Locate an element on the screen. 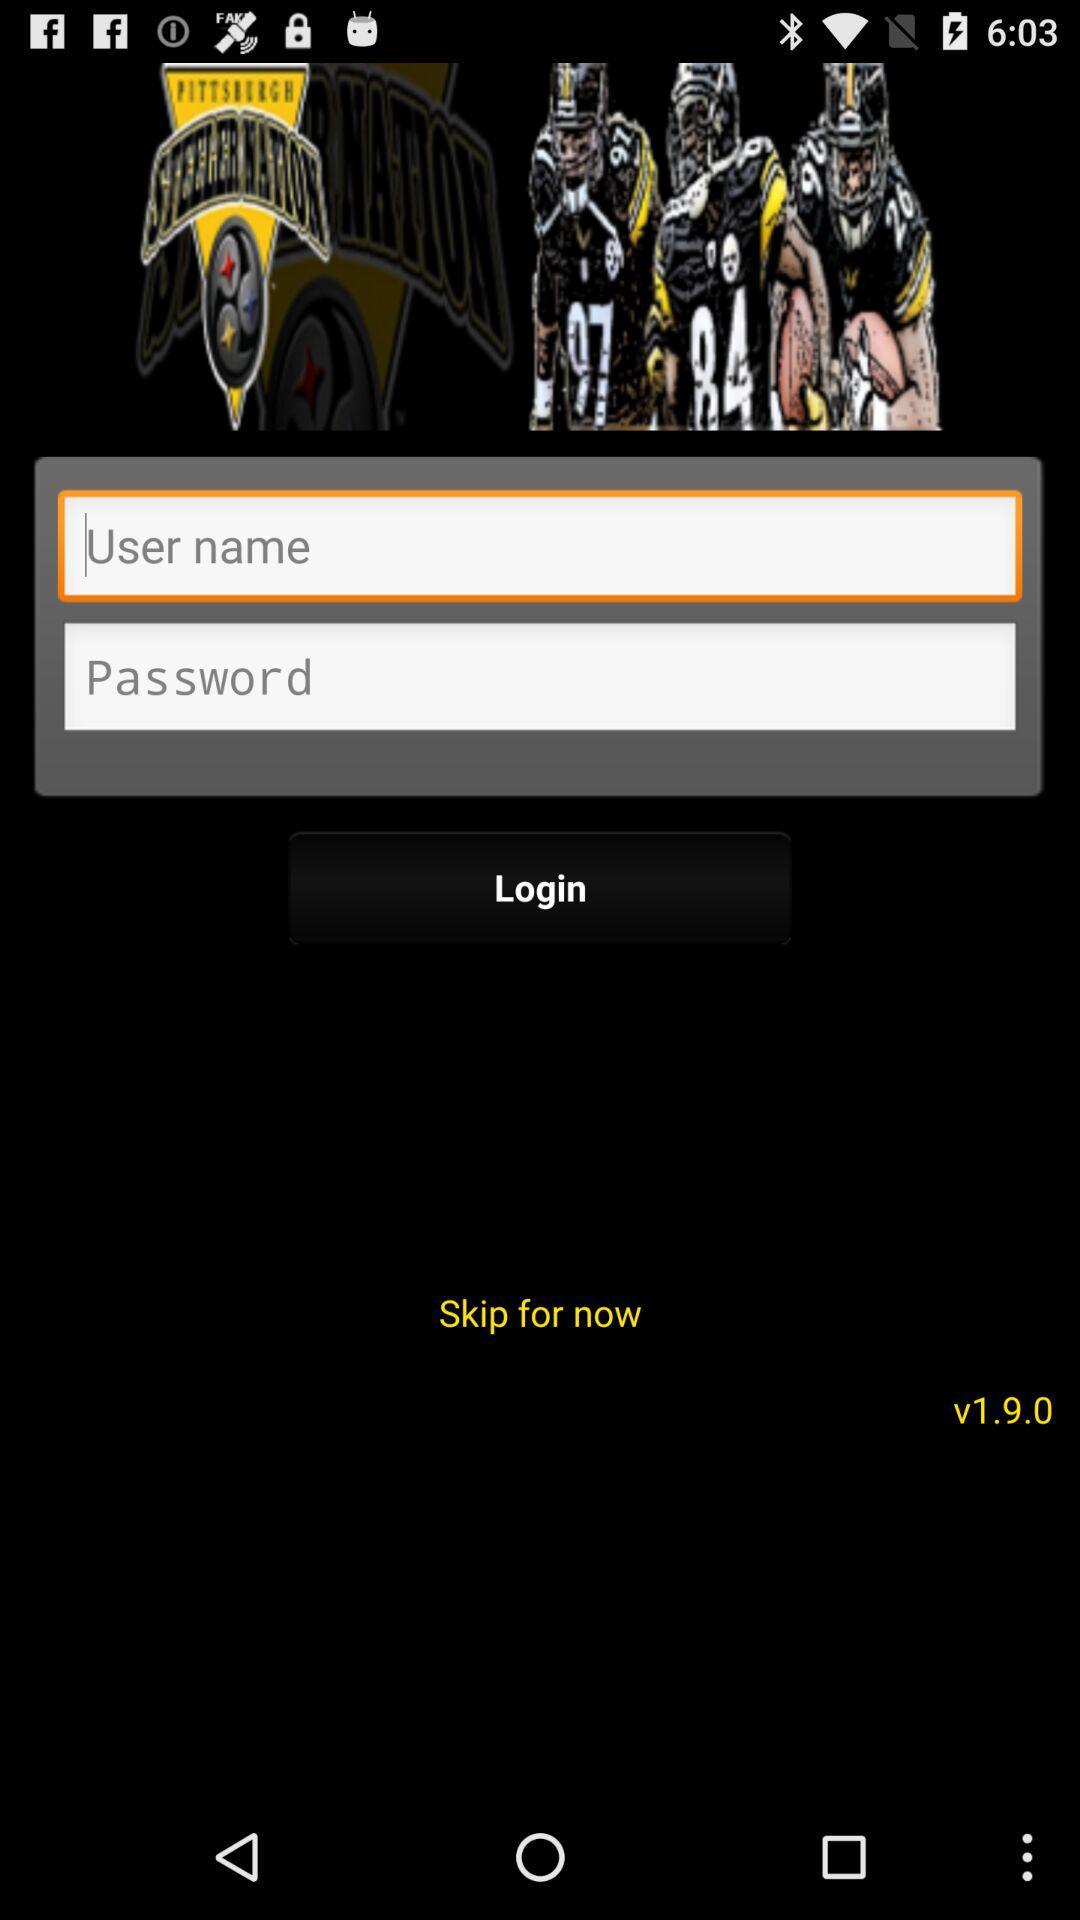 This screenshot has width=1080, height=1920. item at the bottom is located at coordinates (540, 1312).